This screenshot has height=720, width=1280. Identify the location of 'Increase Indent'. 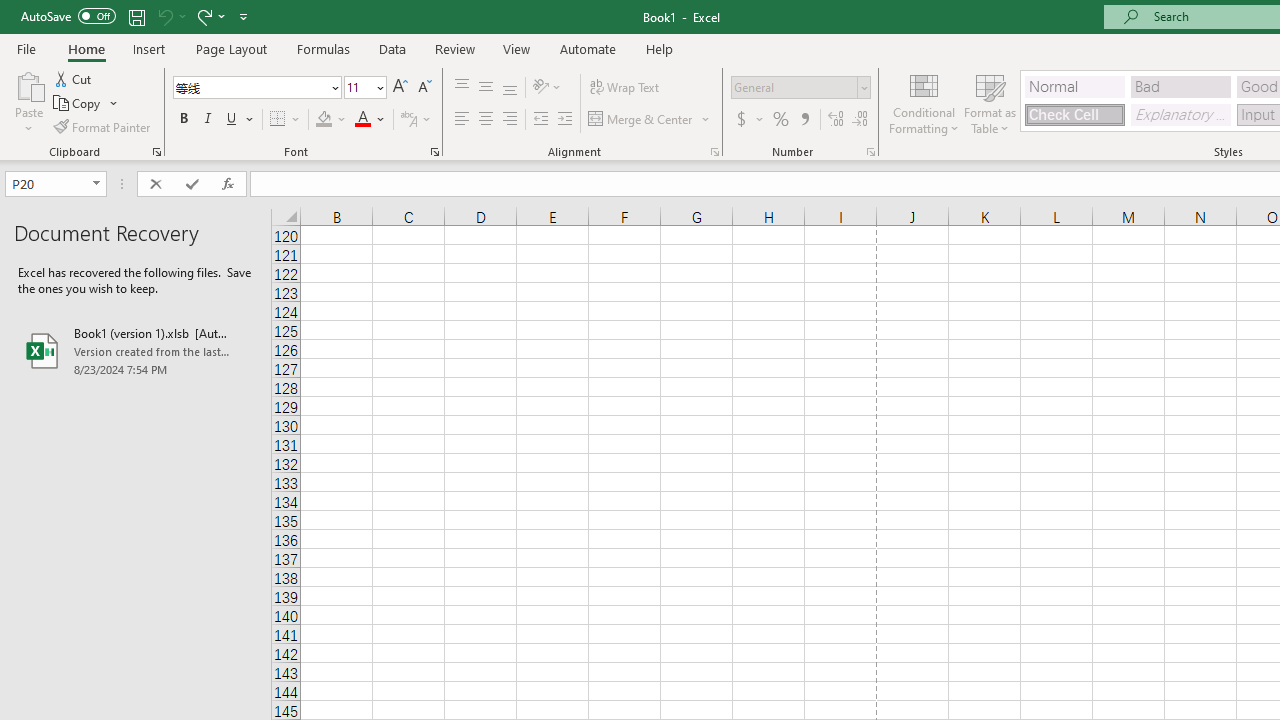
(564, 119).